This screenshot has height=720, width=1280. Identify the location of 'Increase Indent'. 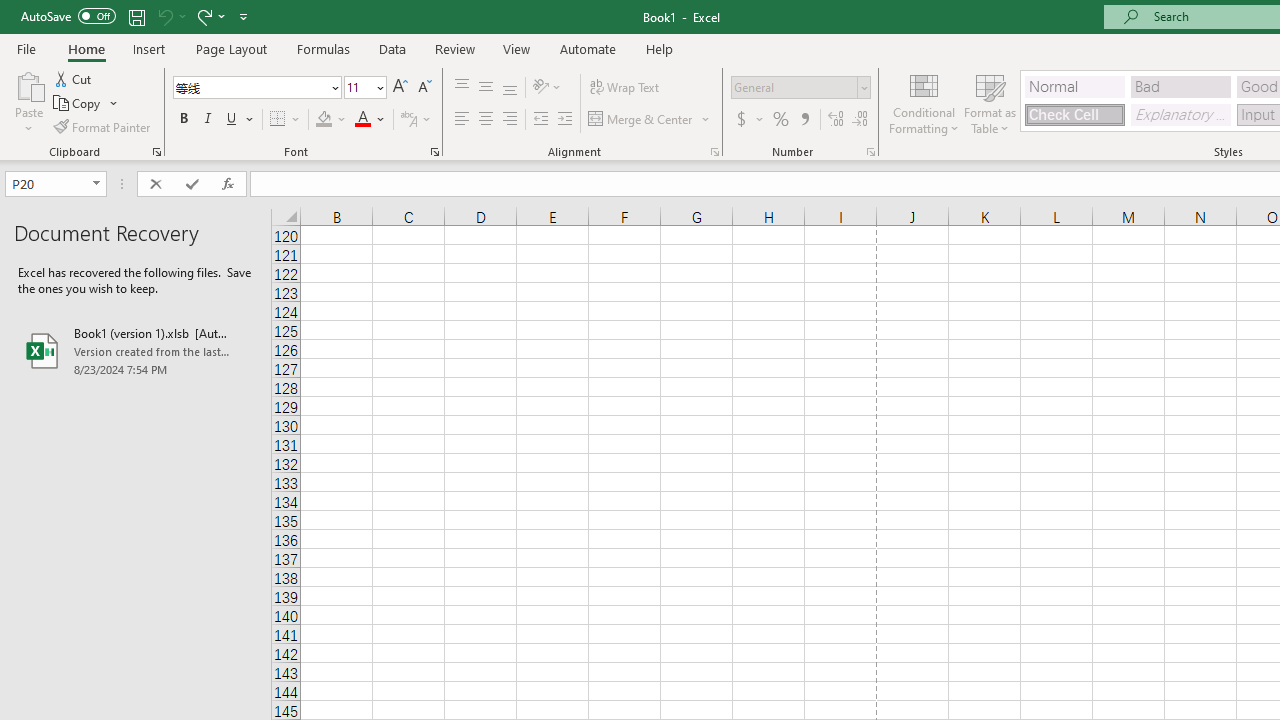
(564, 119).